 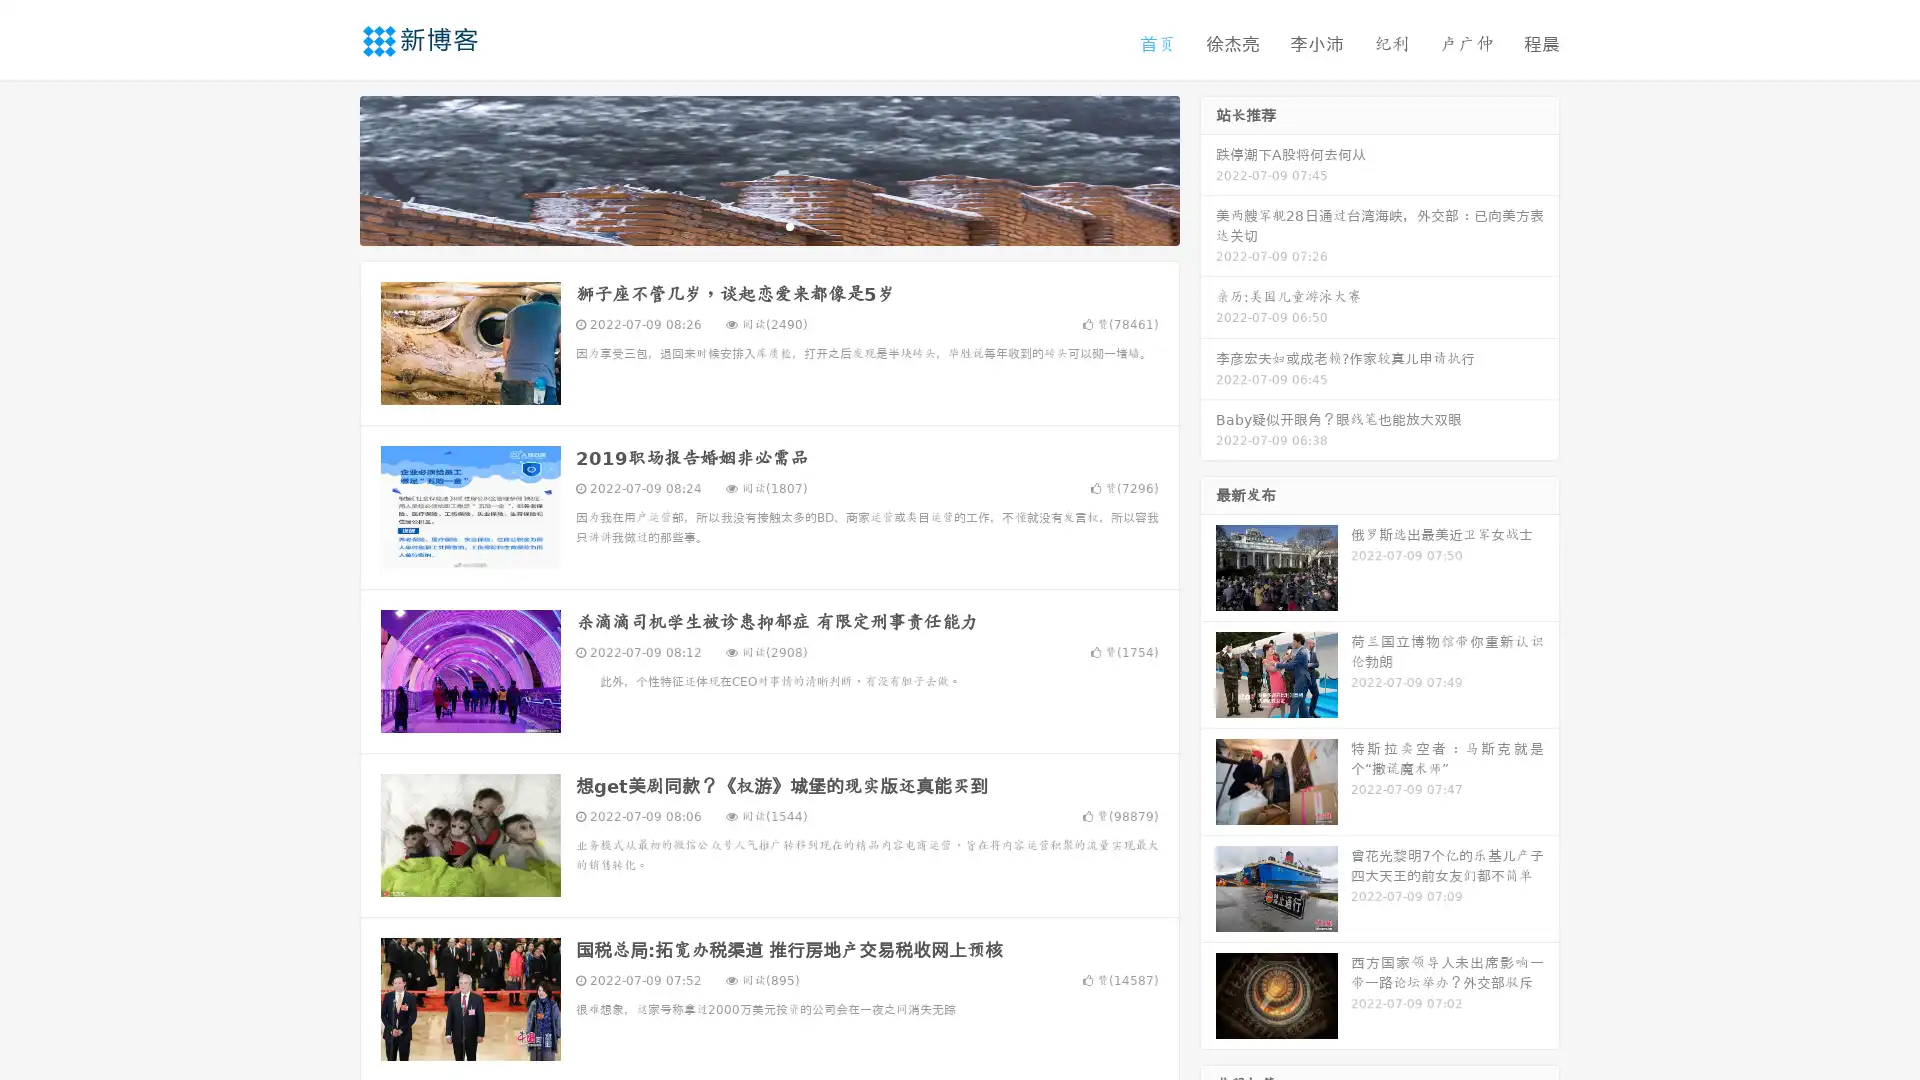 What do you see at coordinates (789, 225) in the screenshot?
I see `Go to slide 3` at bounding box center [789, 225].